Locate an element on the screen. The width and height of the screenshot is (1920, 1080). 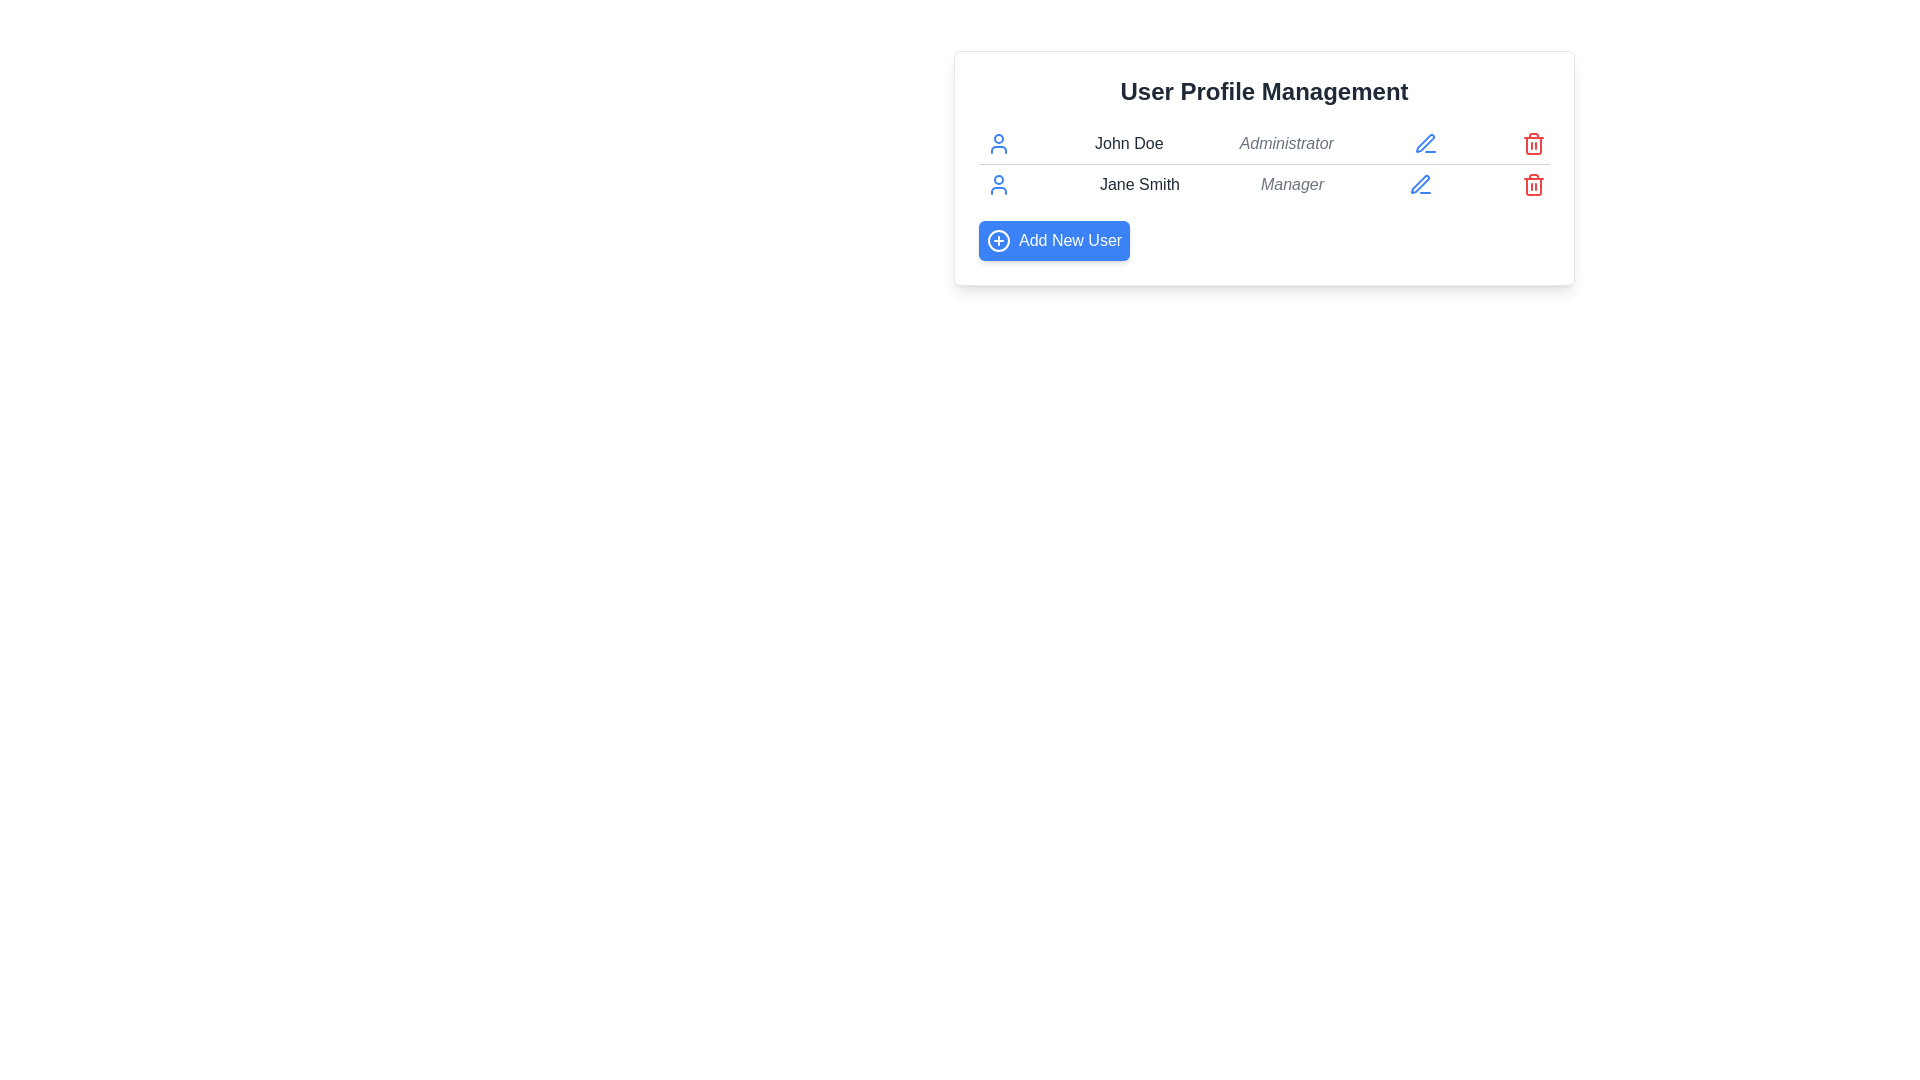
the circular addition icon with a blue theme and a plus sign, located to the left of the 'Add New User' button in the user profile management interface is located at coordinates (998, 239).